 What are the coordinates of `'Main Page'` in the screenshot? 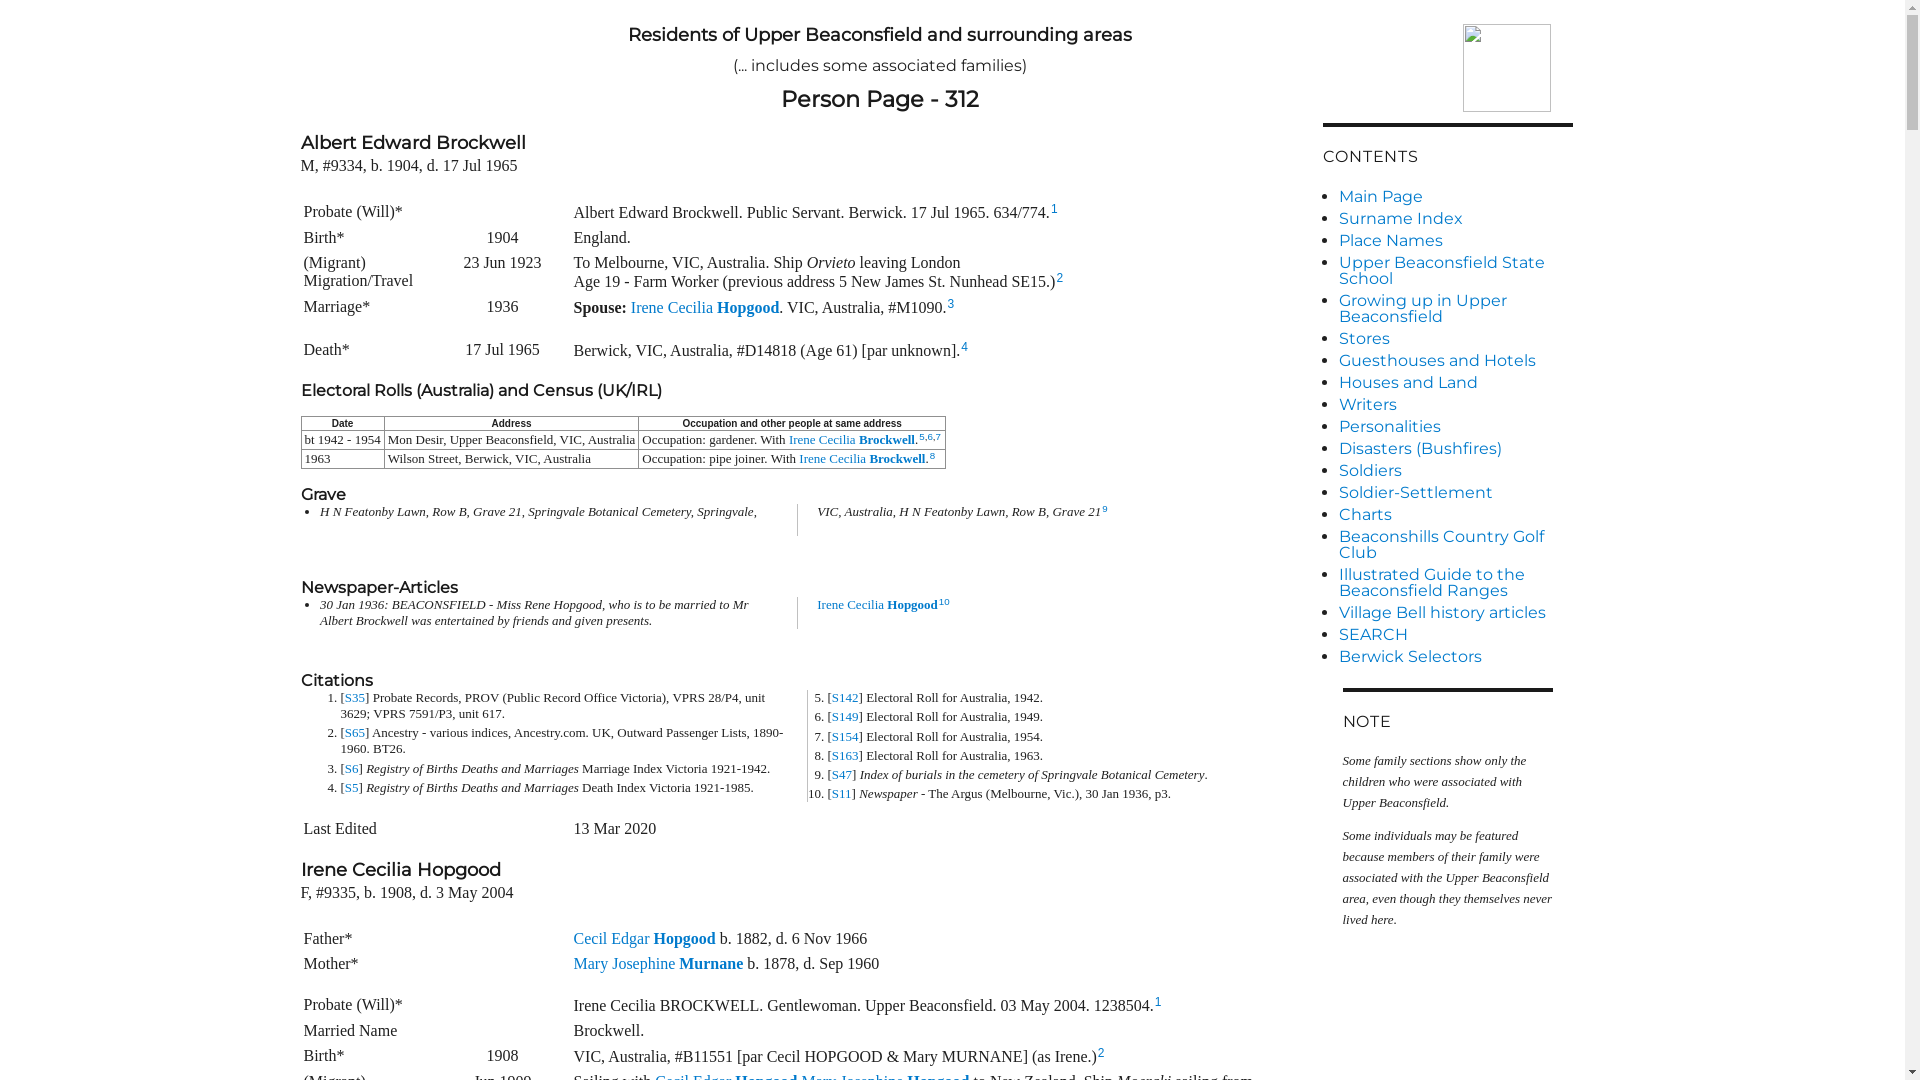 It's located at (1454, 196).